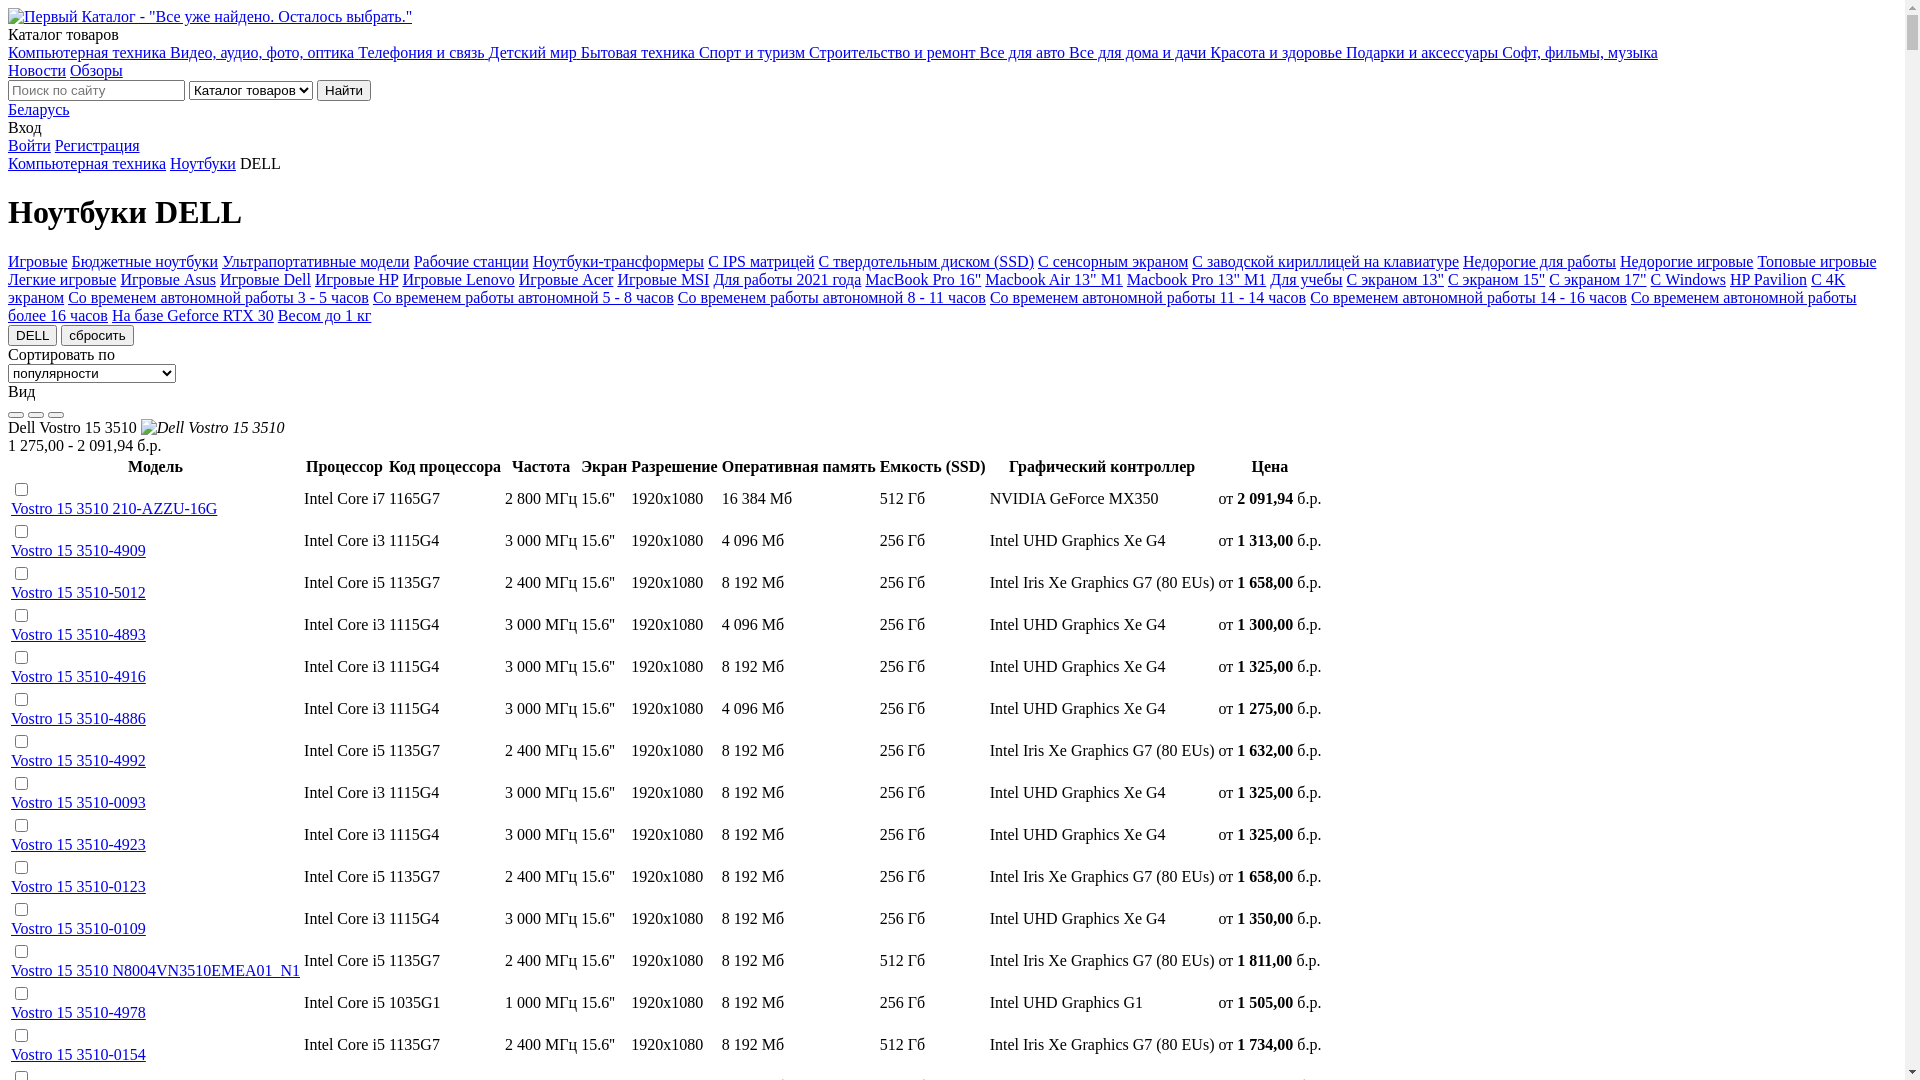 Image resolution: width=1920 pixels, height=1080 pixels. I want to click on 'Dell Vostro 15 3510', so click(212, 427).